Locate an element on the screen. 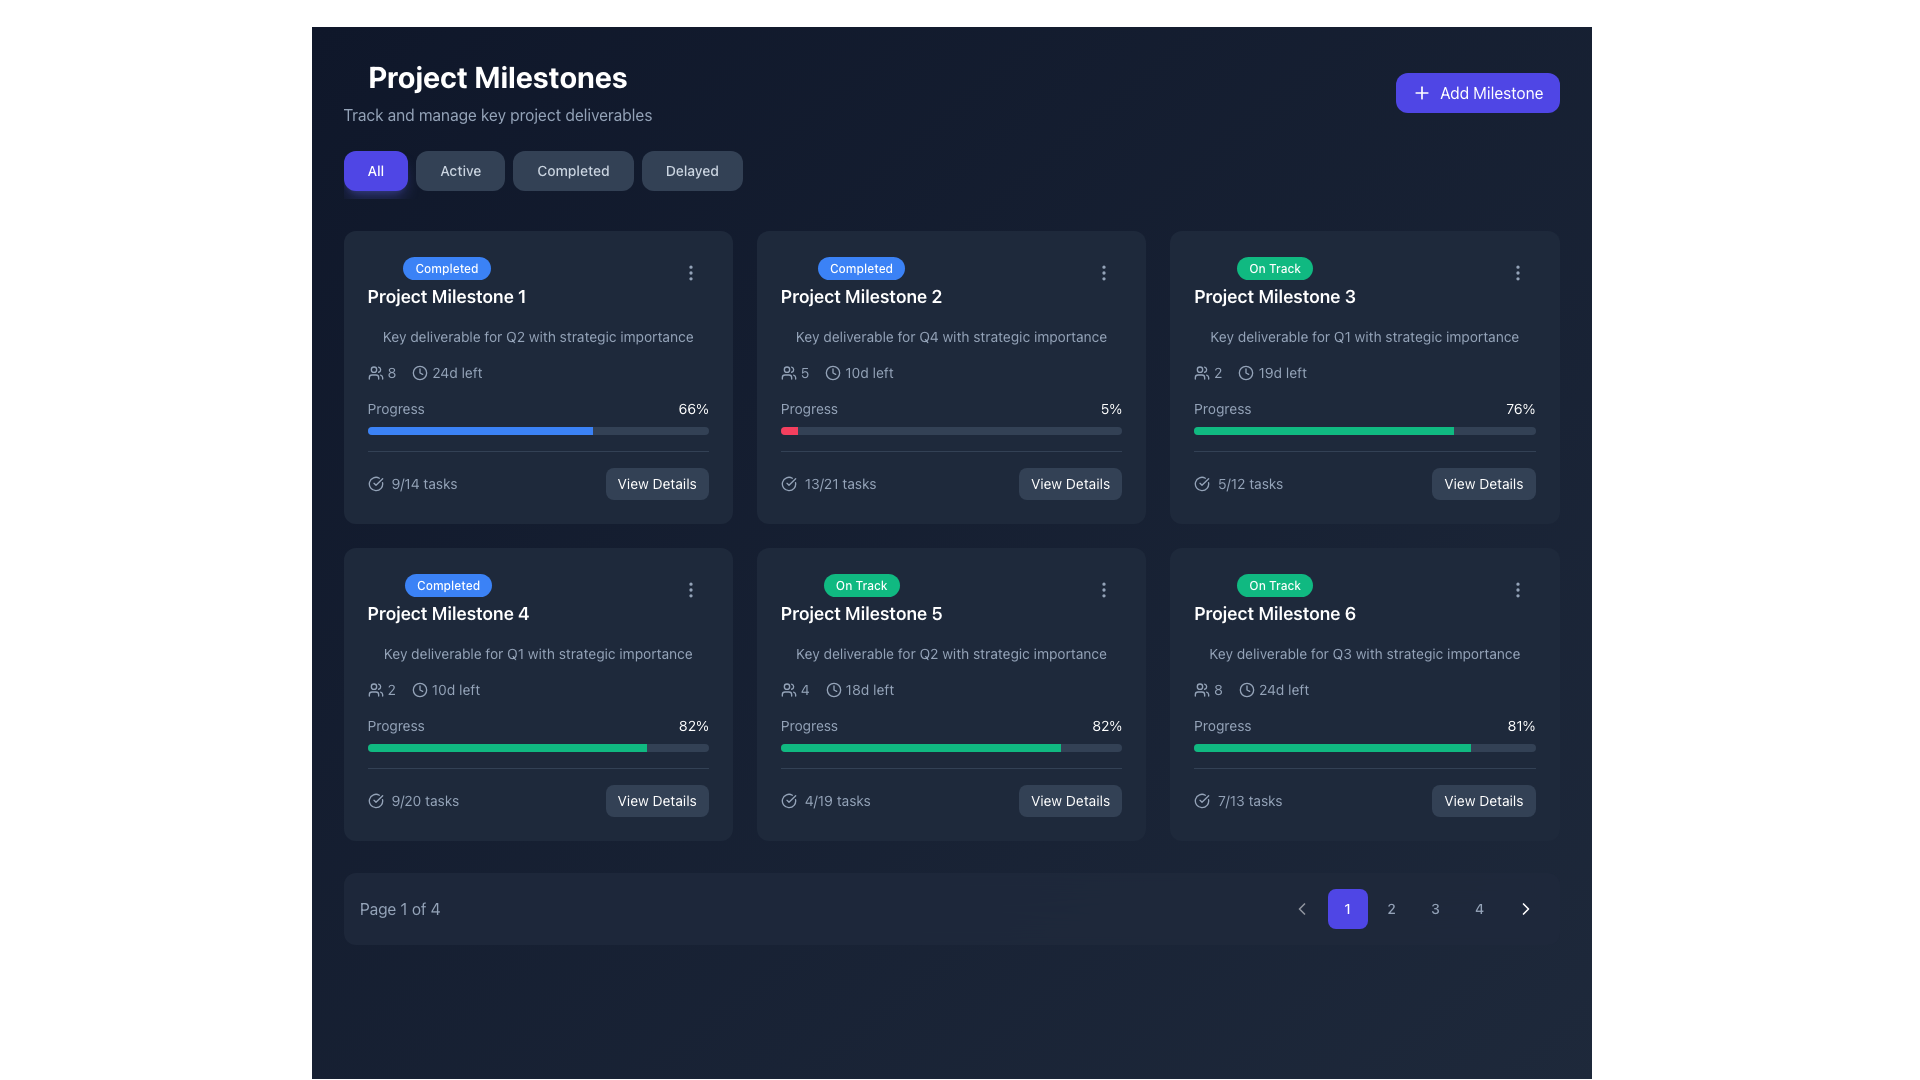 This screenshot has height=1080, width=1920. the ellipsis icon located at the top-right corner of the 'Project Milestone 2' card is located at coordinates (1103, 273).